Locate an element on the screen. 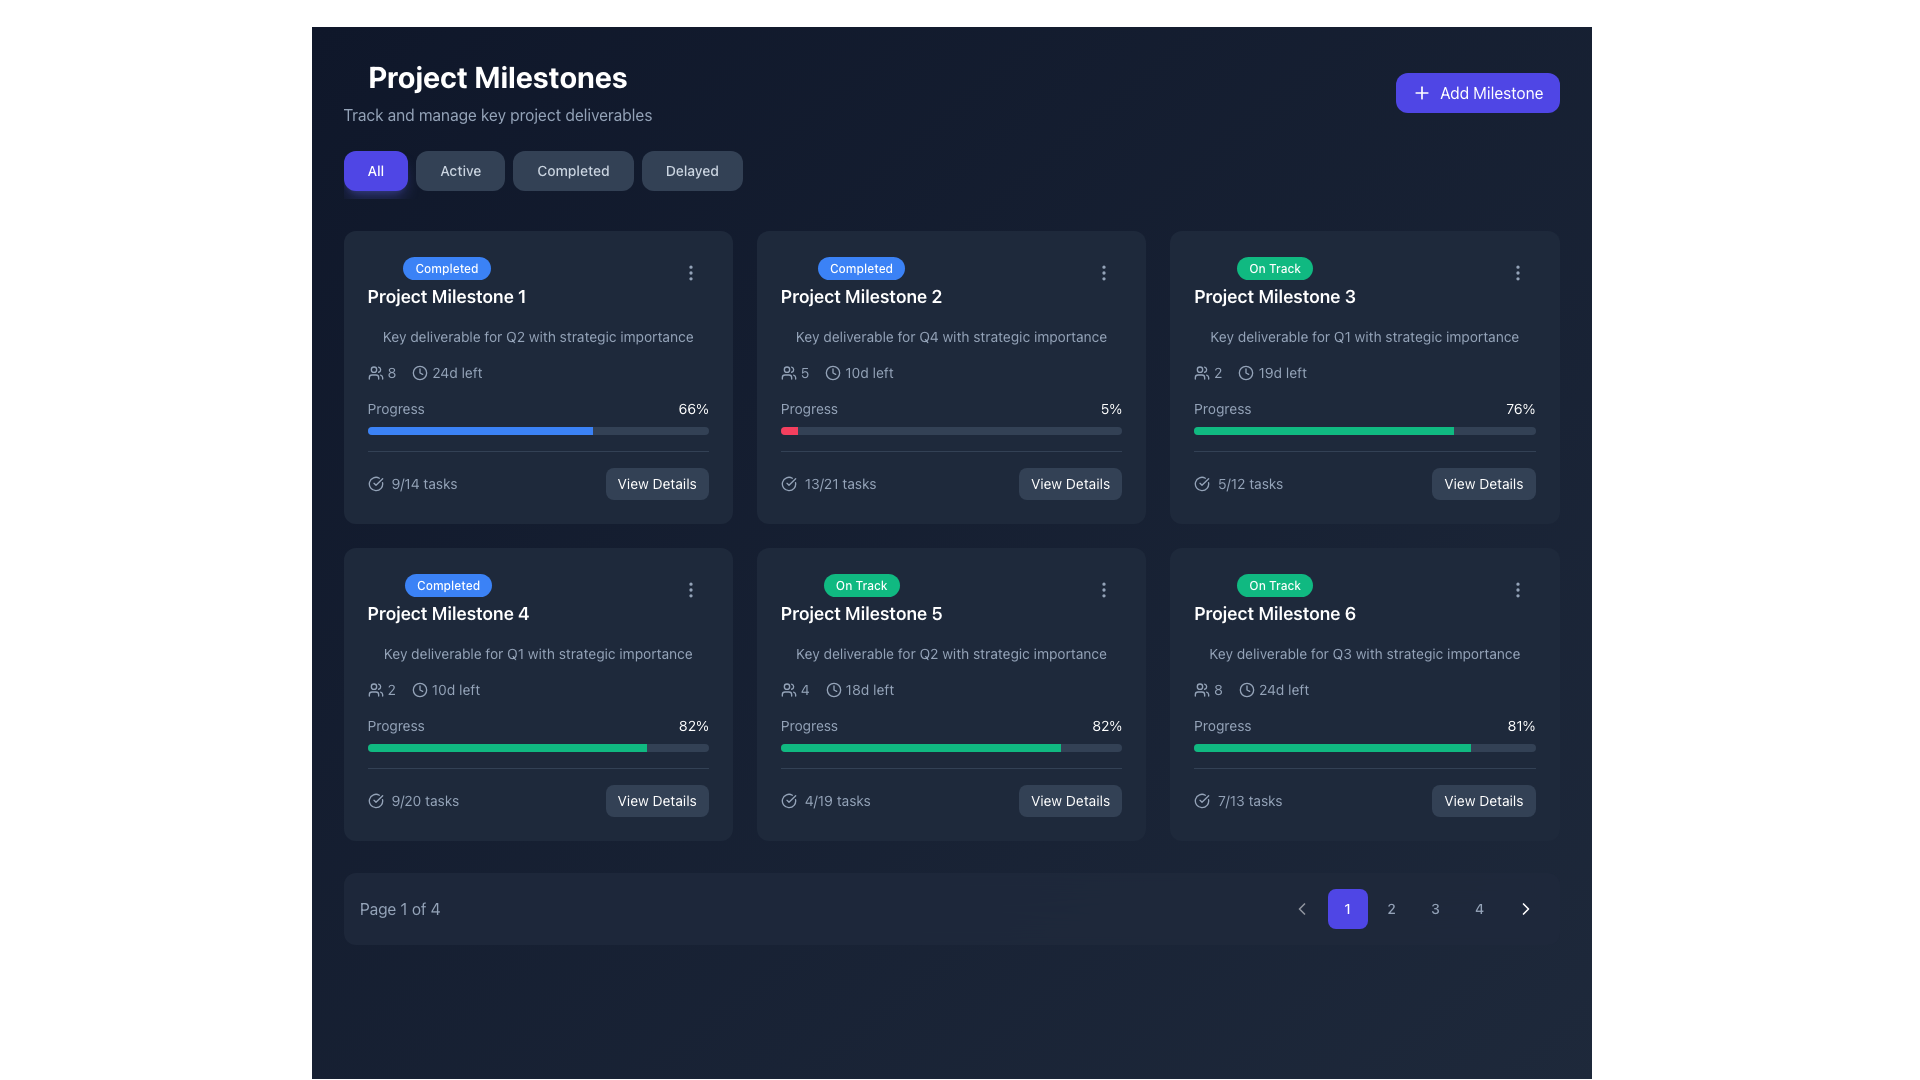 This screenshot has height=1080, width=1920. the ellipsis icon located at the top-right corner of the 'Project Milestone 2' card is located at coordinates (1103, 273).